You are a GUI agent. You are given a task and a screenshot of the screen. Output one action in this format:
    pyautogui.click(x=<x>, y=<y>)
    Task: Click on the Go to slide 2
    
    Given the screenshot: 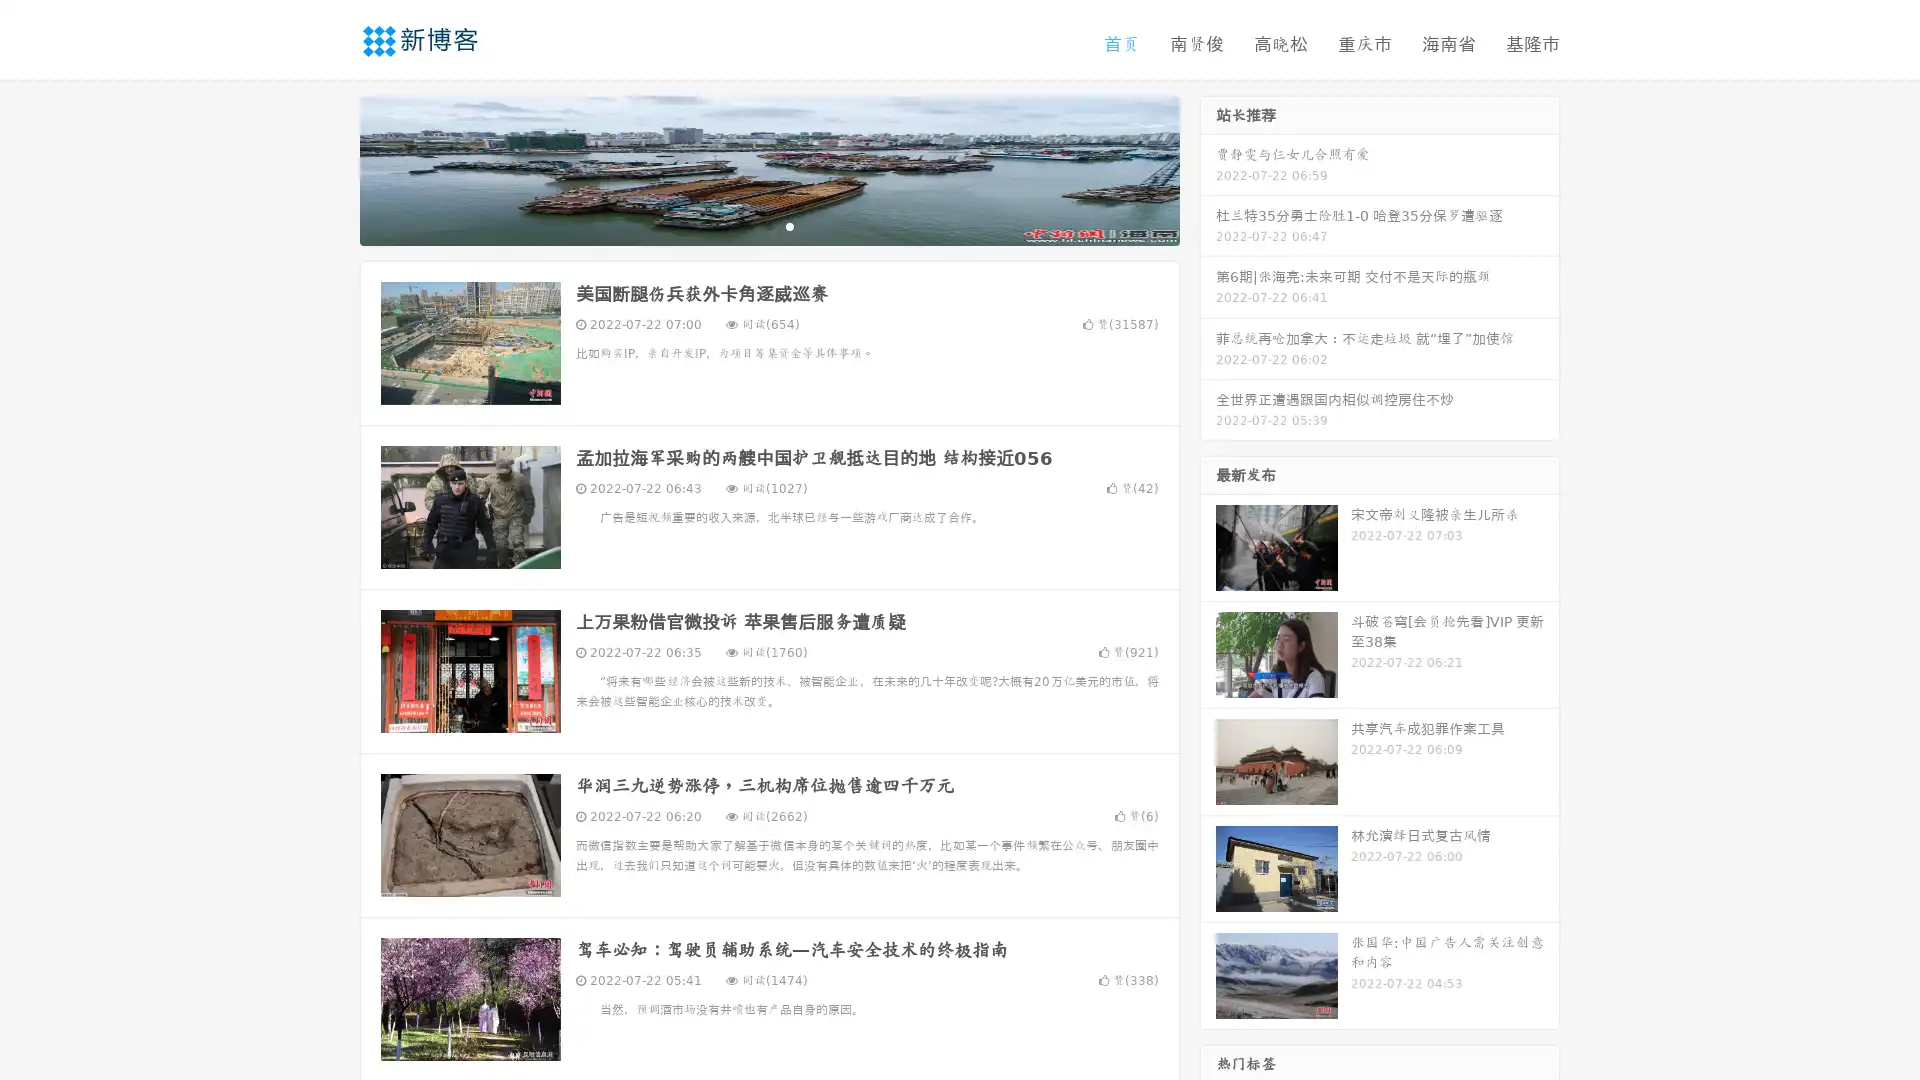 What is the action you would take?
    pyautogui.click(x=768, y=225)
    